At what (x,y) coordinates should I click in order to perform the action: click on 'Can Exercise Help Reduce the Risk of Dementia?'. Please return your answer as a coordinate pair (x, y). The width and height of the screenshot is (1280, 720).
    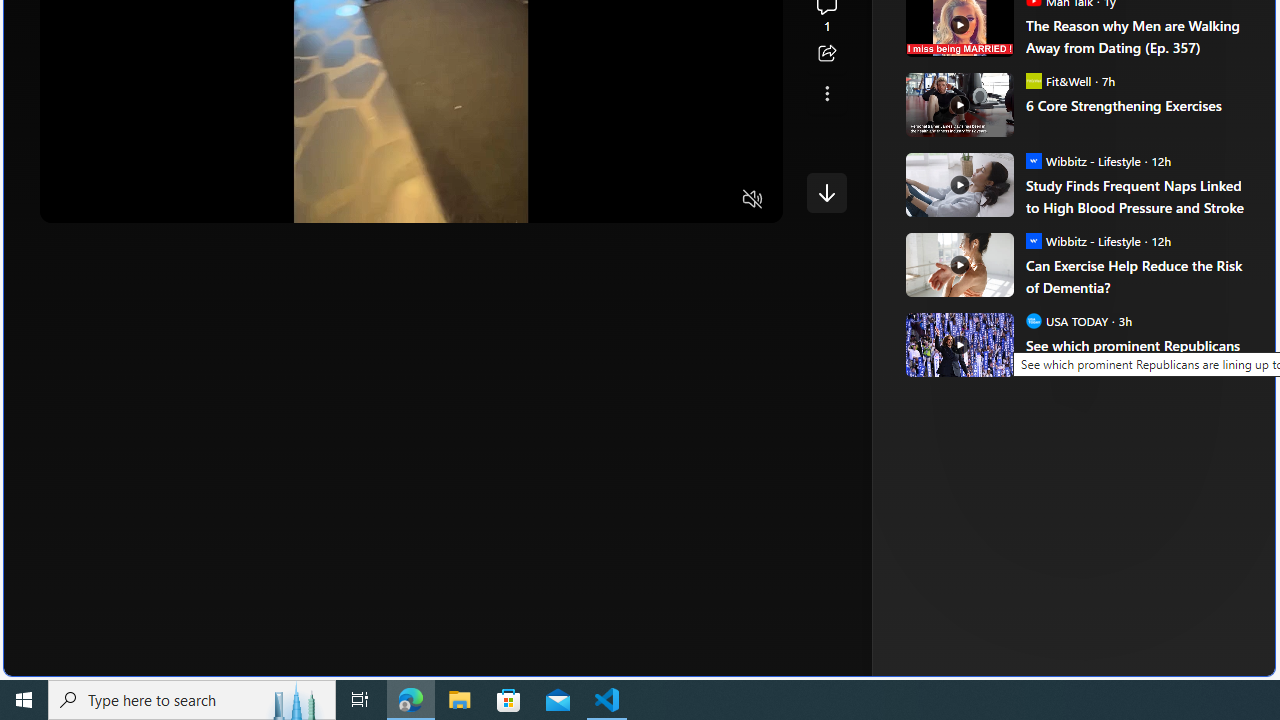
    Looking at the image, I should click on (1136, 276).